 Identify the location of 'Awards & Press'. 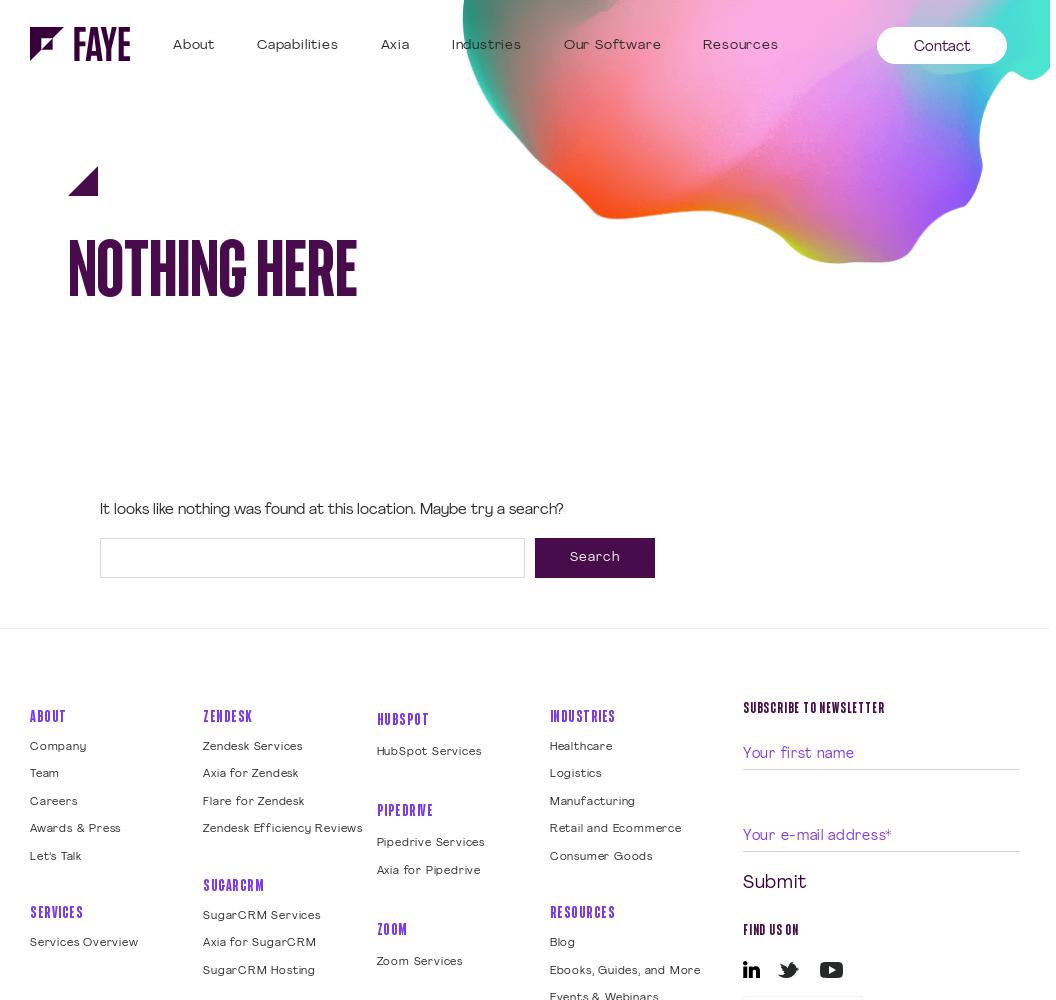
(74, 828).